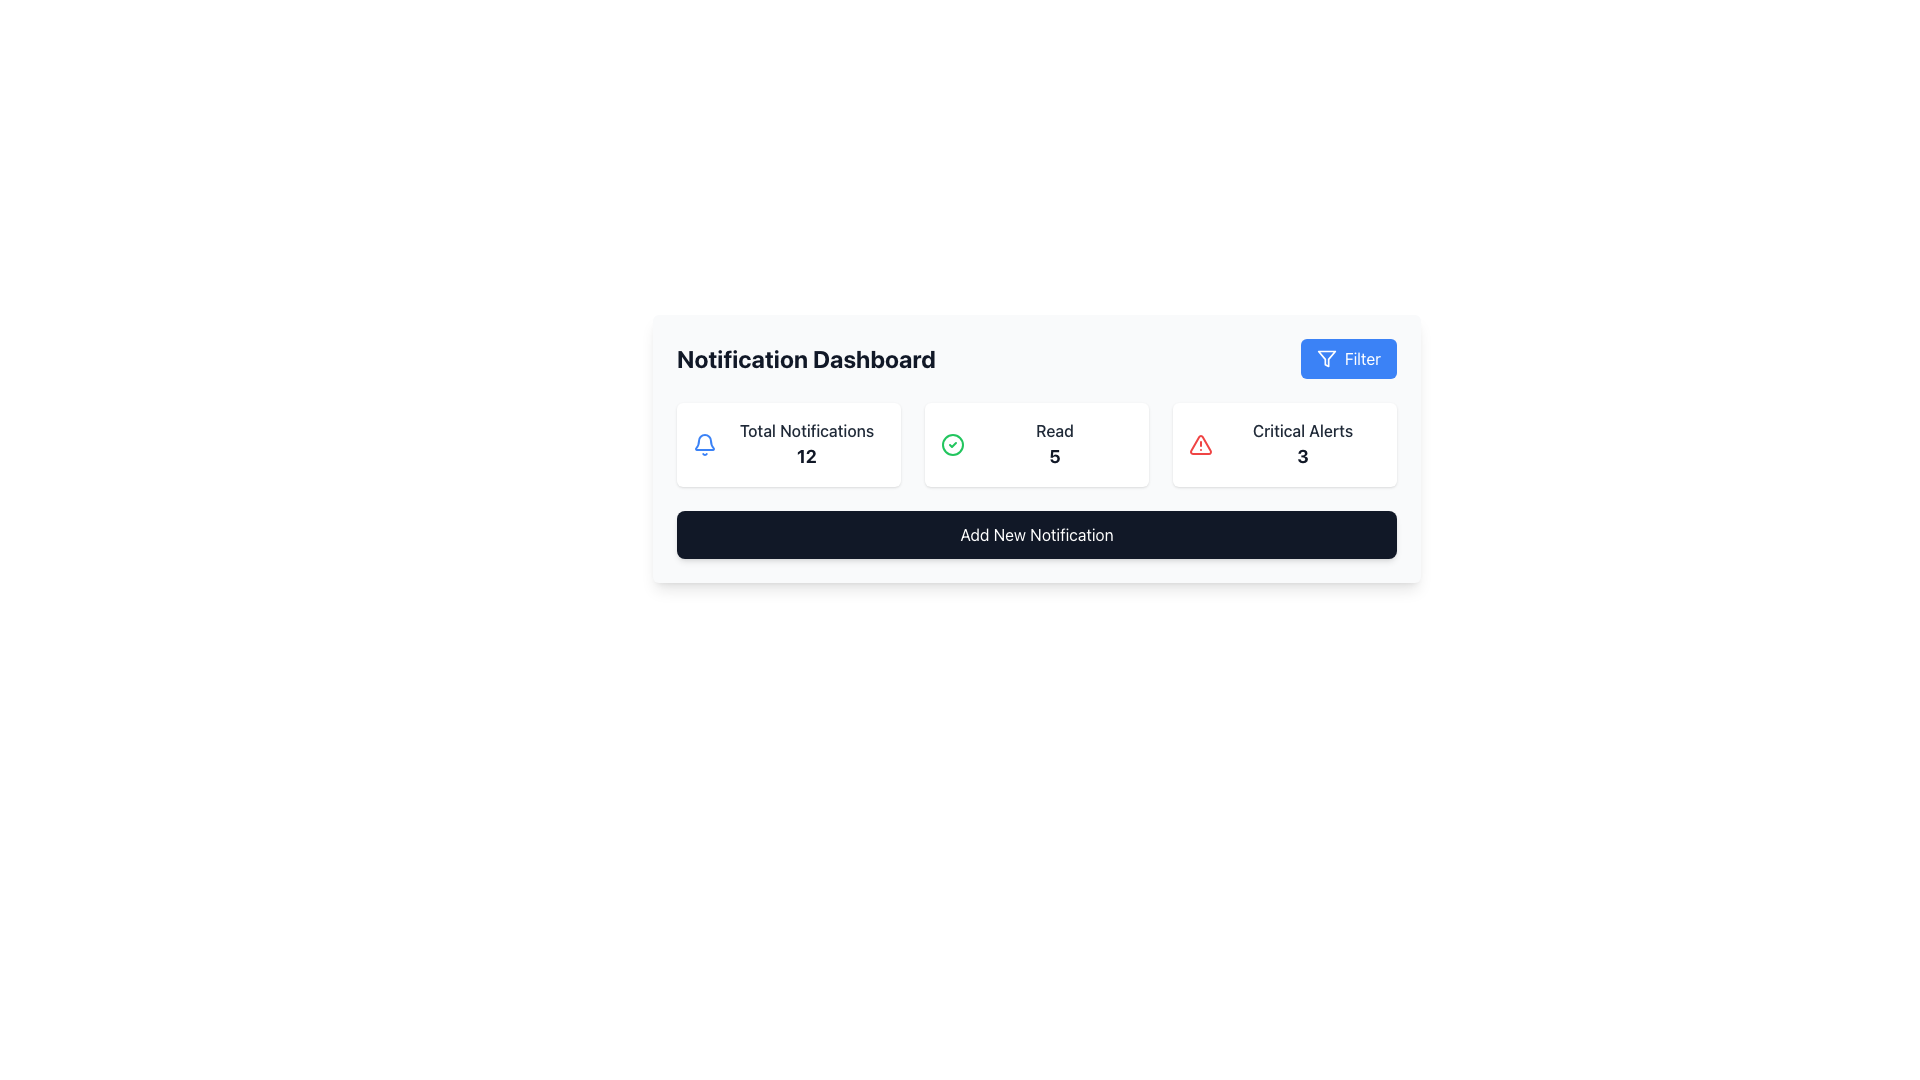 The height and width of the screenshot is (1080, 1920). Describe the element at coordinates (1036, 443) in the screenshot. I see `the Information Card displaying the count of read notifications in the dashboard, which is the second card in a row of three cards` at that location.